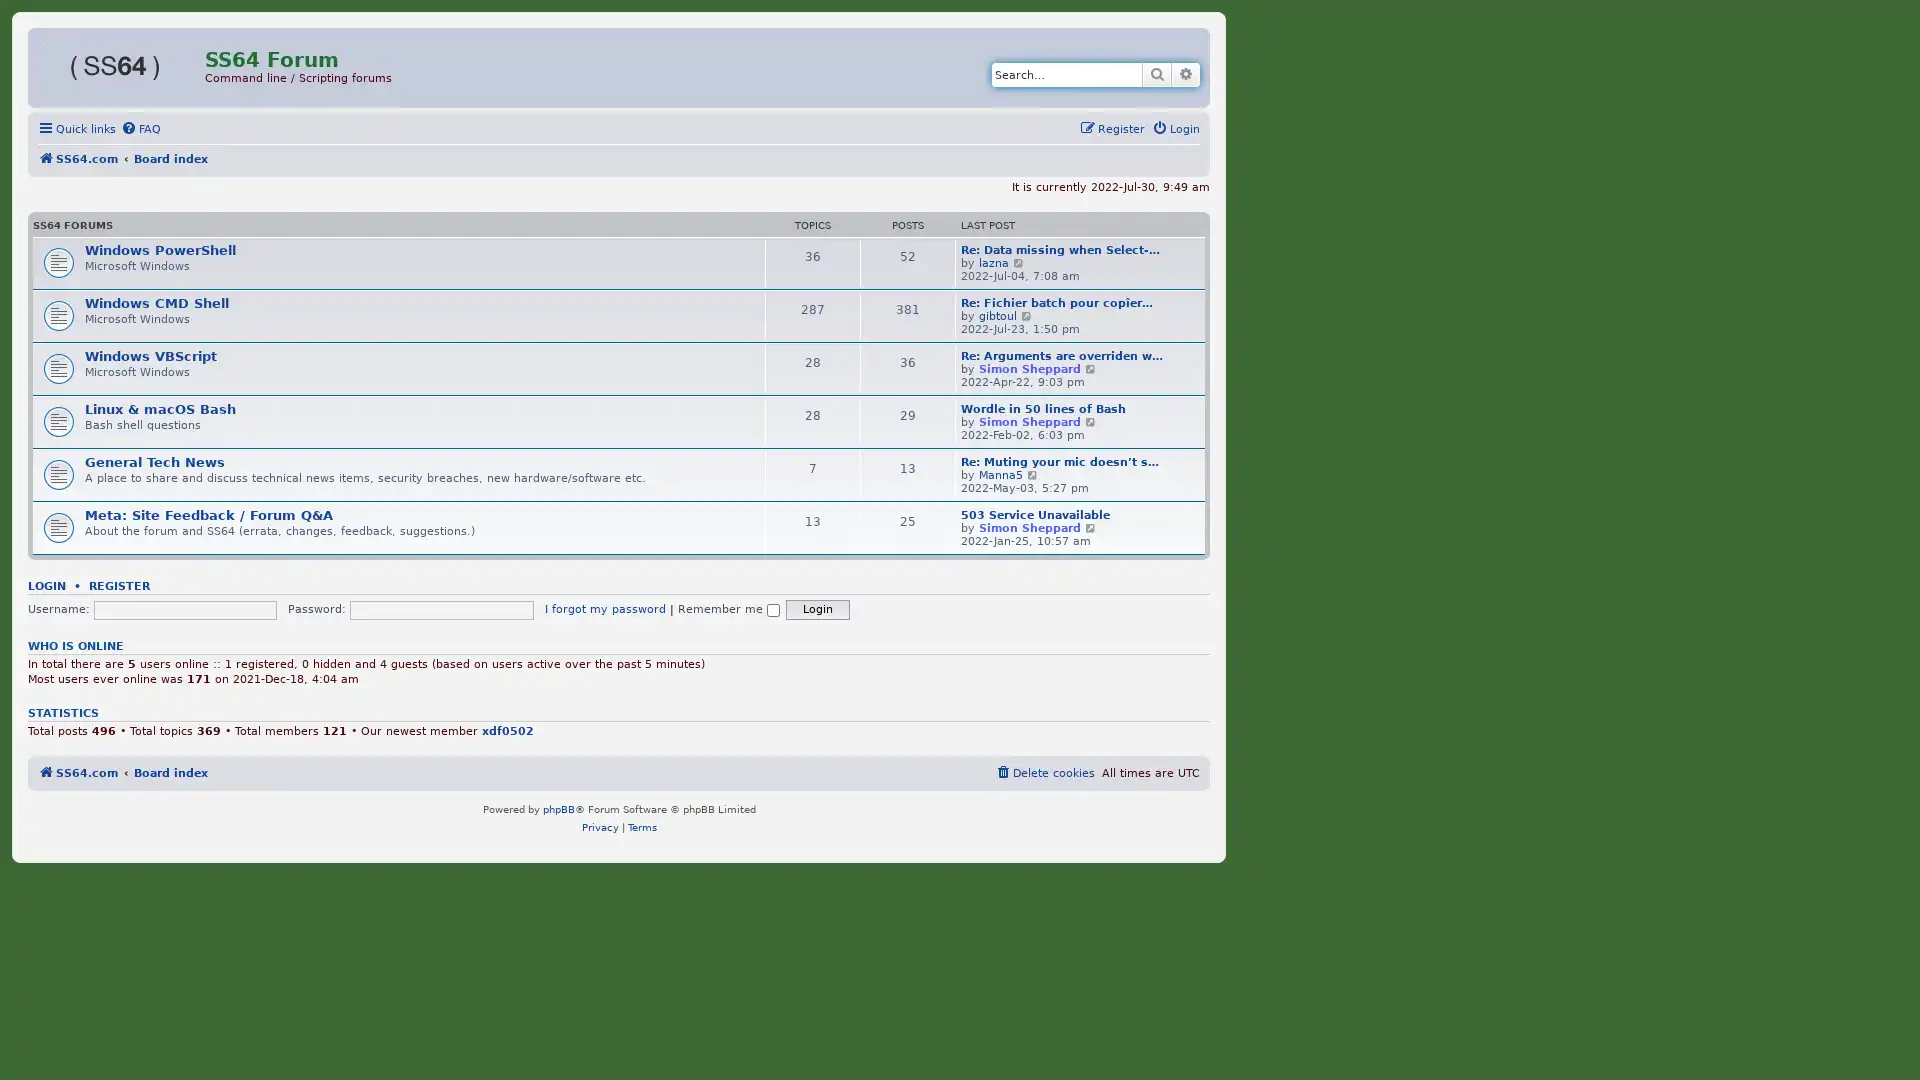 The height and width of the screenshot is (1080, 1920). What do you see at coordinates (816, 608) in the screenshot?
I see `Login` at bounding box center [816, 608].